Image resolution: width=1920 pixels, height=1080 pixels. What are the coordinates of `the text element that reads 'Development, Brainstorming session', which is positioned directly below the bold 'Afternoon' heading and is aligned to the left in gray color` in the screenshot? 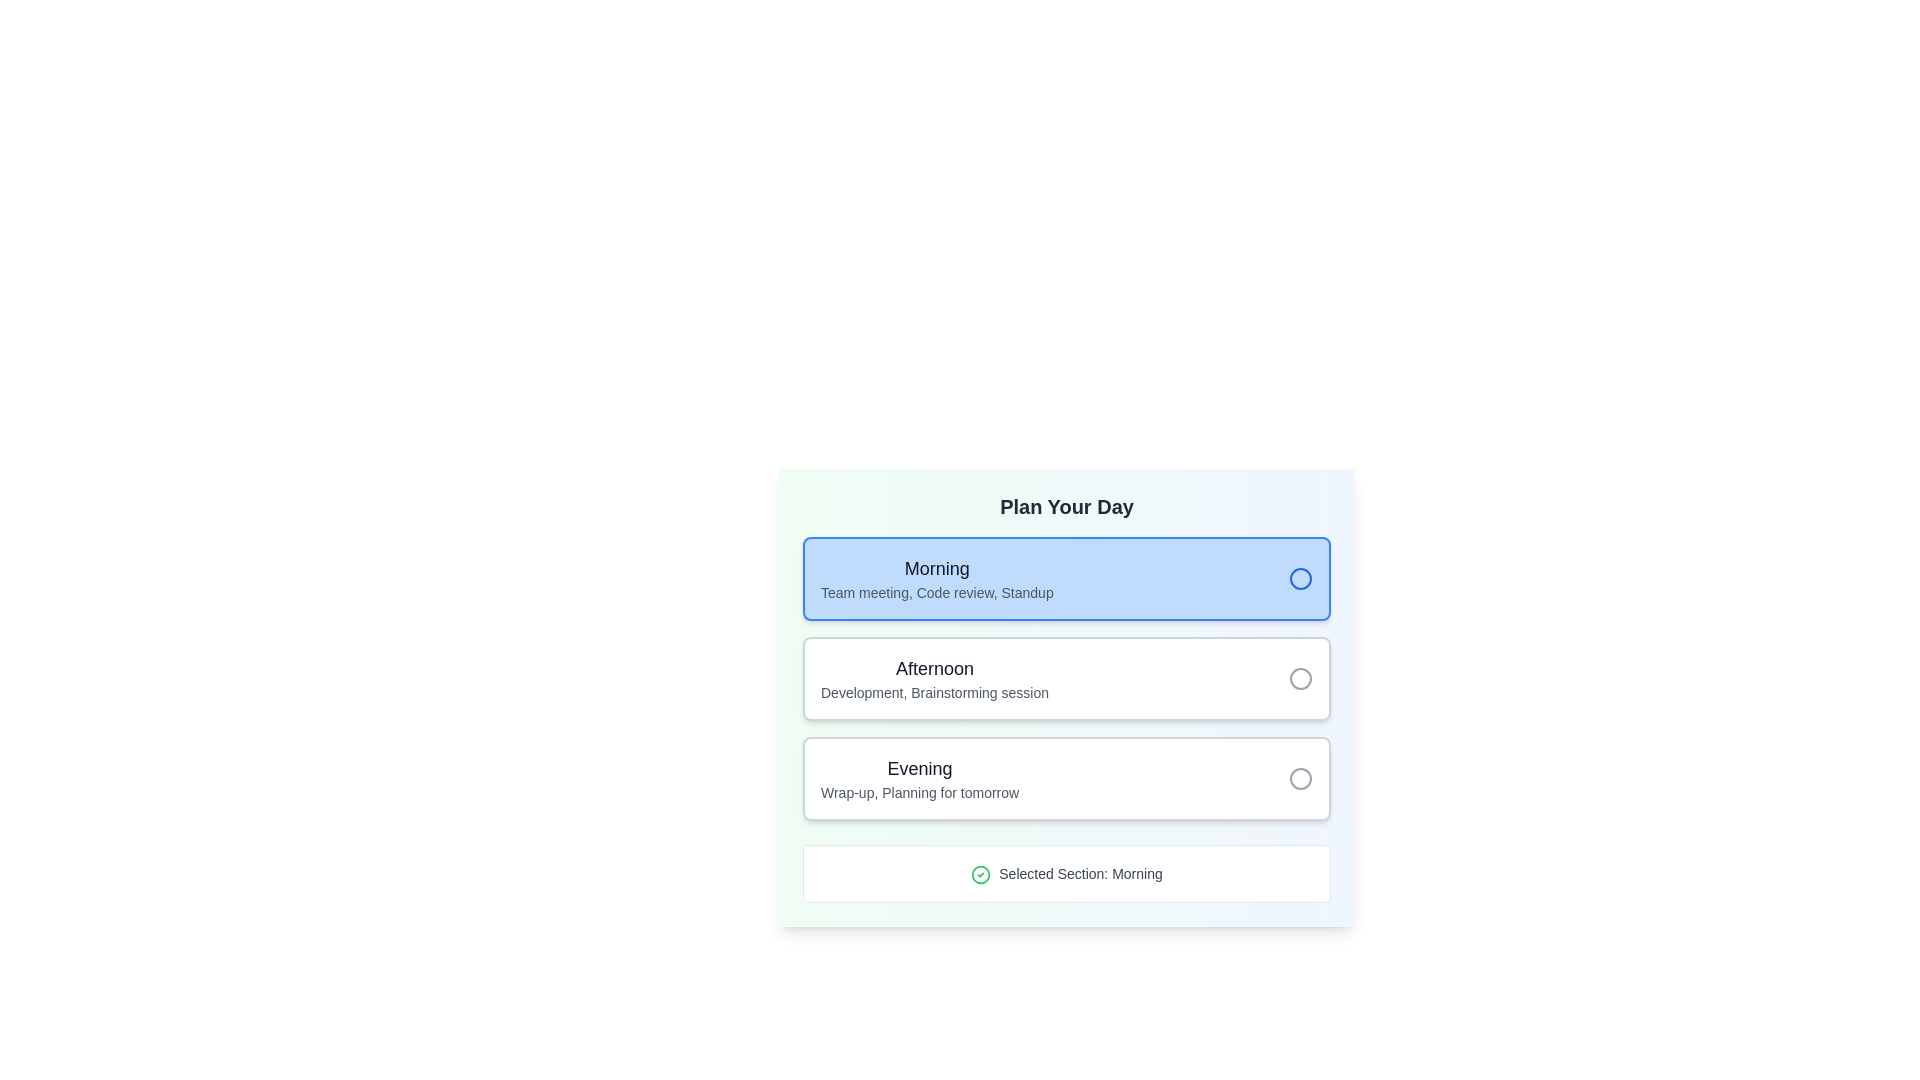 It's located at (934, 692).